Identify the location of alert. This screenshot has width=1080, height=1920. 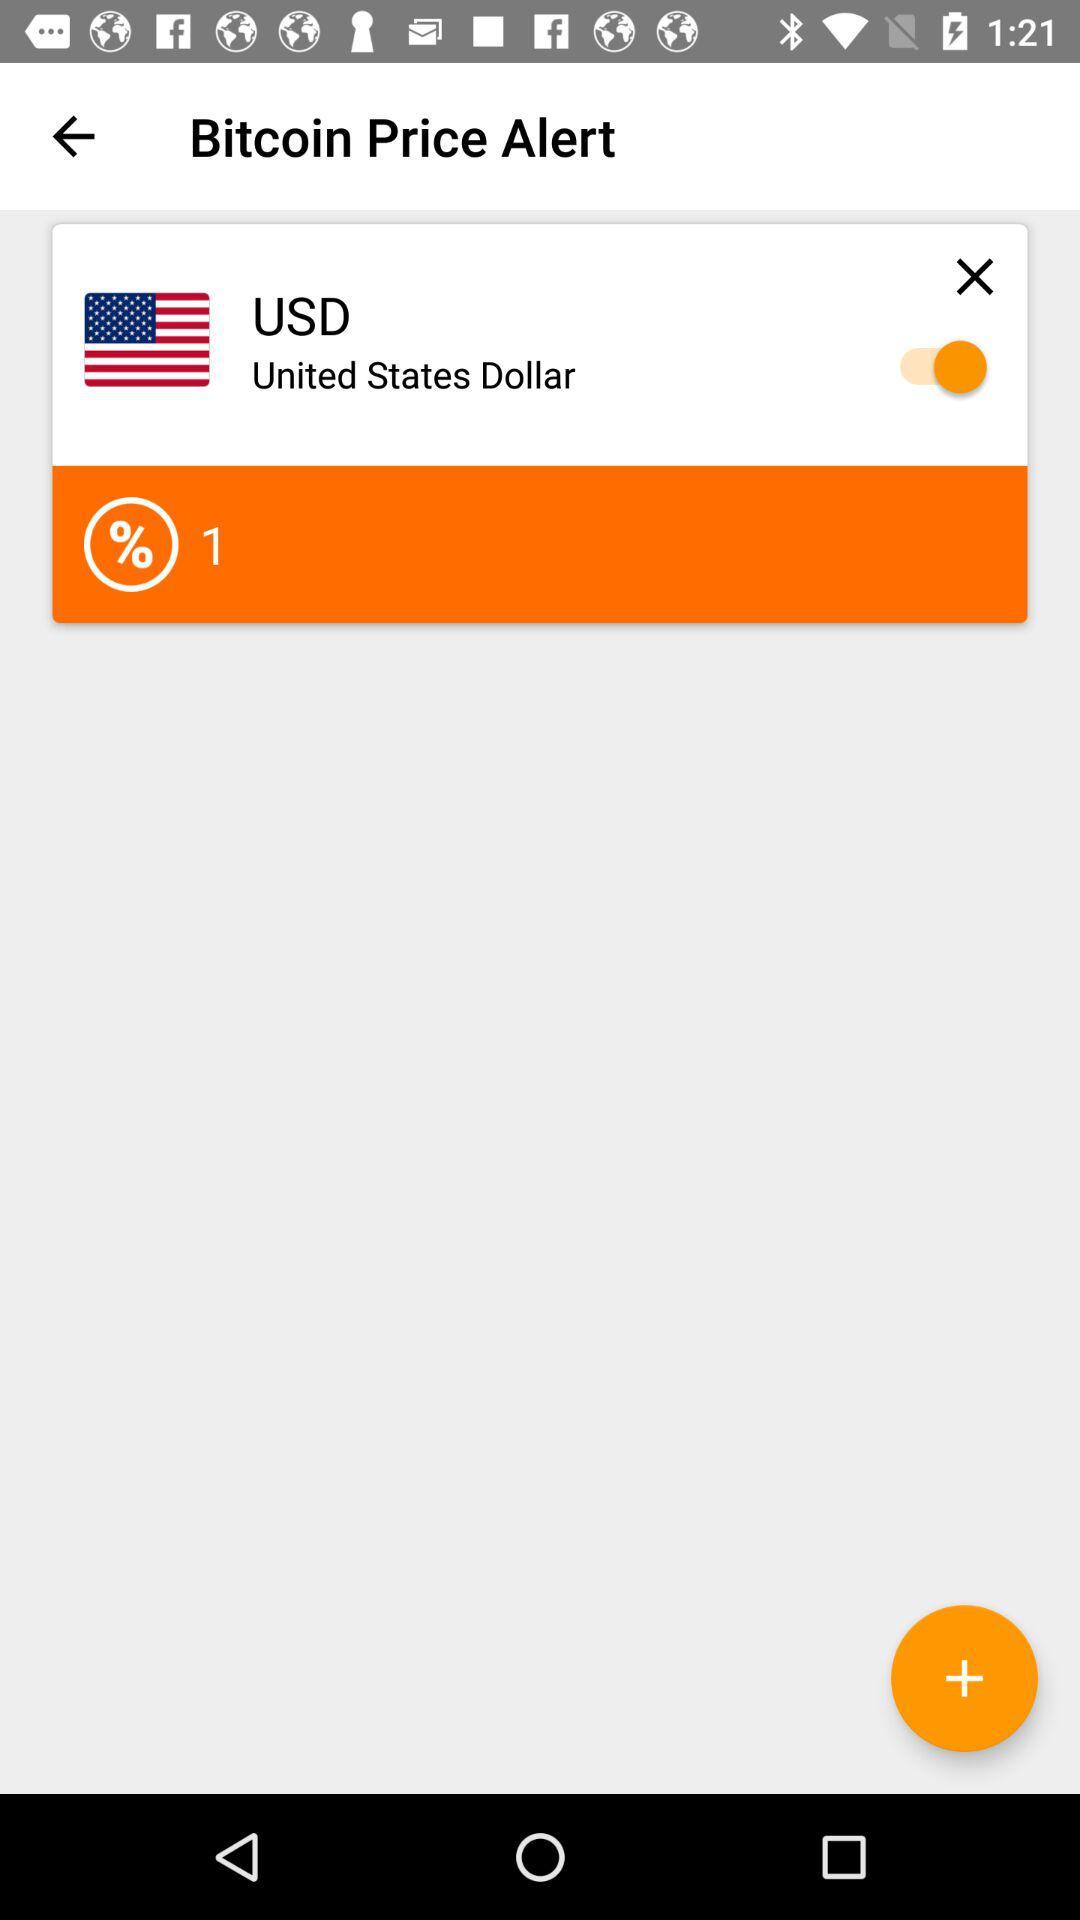
(933, 367).